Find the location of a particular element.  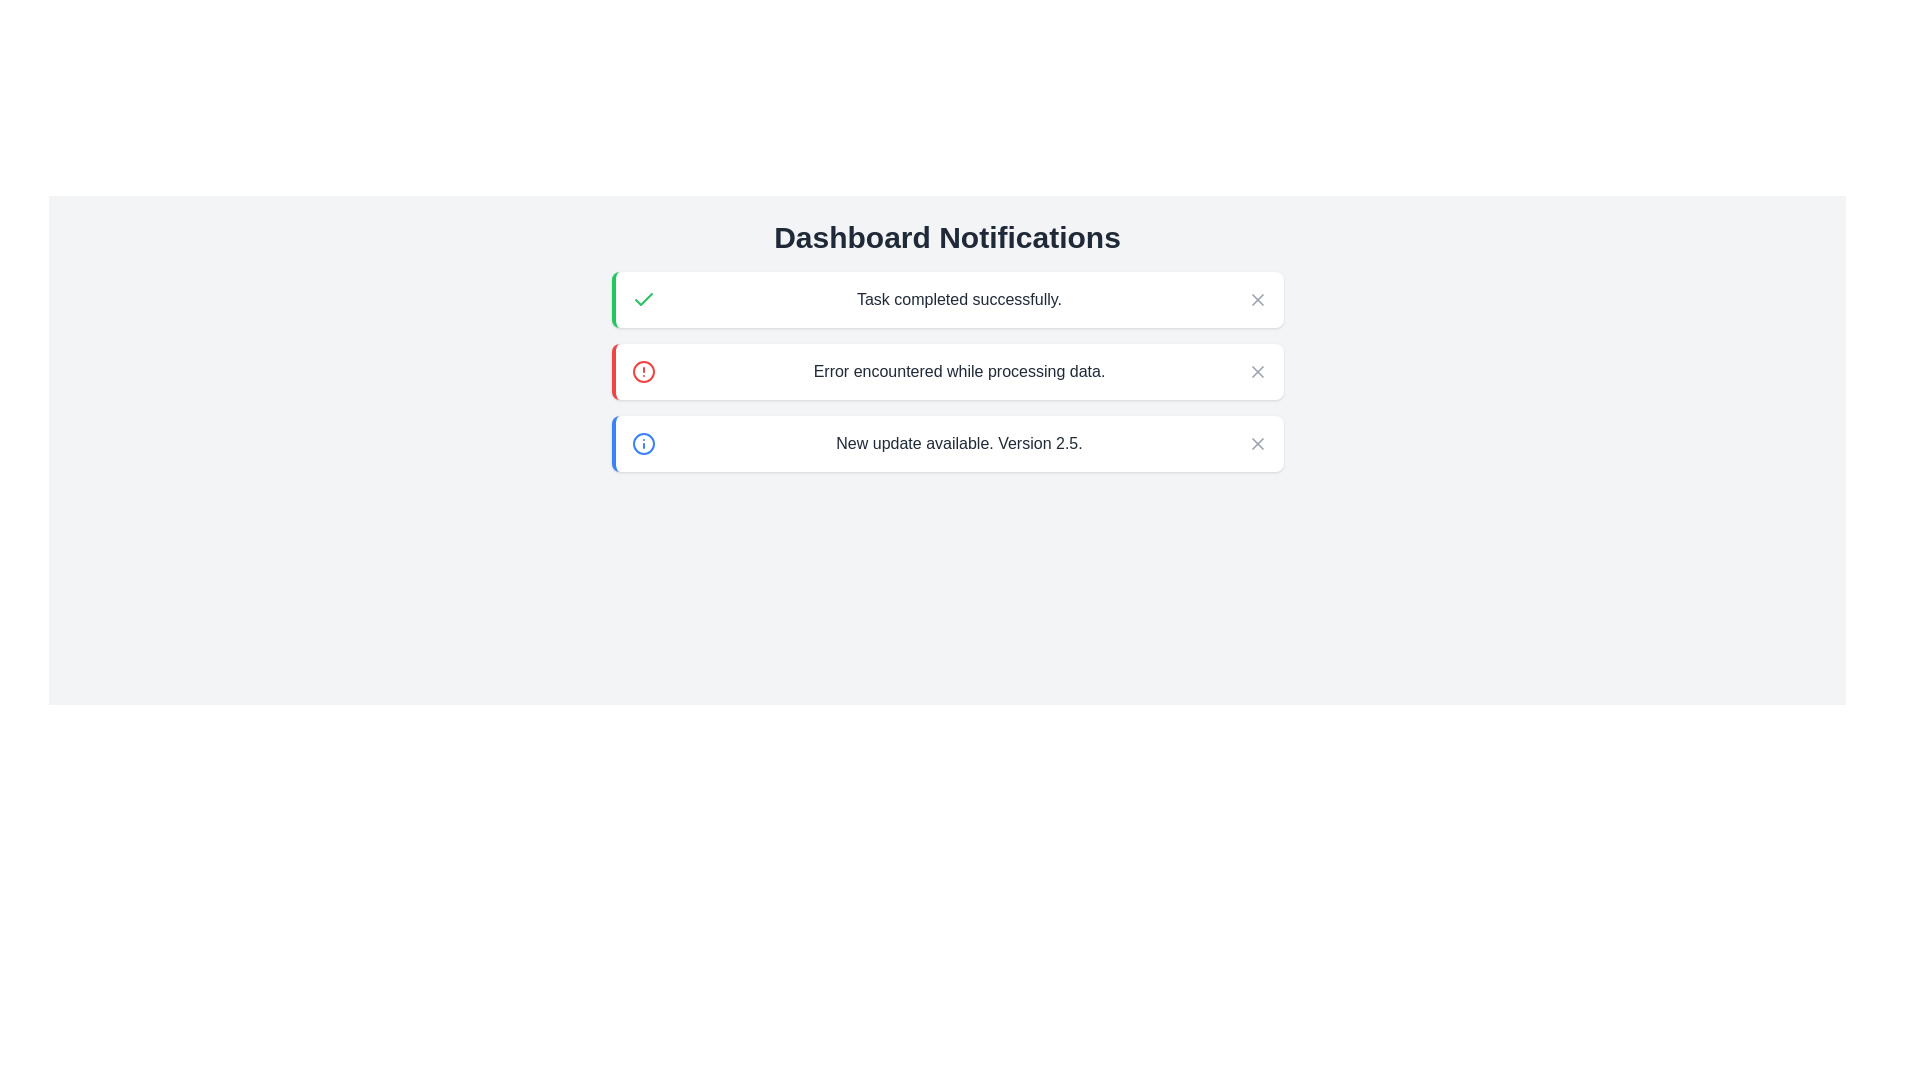

the 'X' button, styled with a gray color that turns red on hover, located on the right side of the 'Task completed successfully.' notification panel via keyboard navigation is located at coordinates (1256, 300).